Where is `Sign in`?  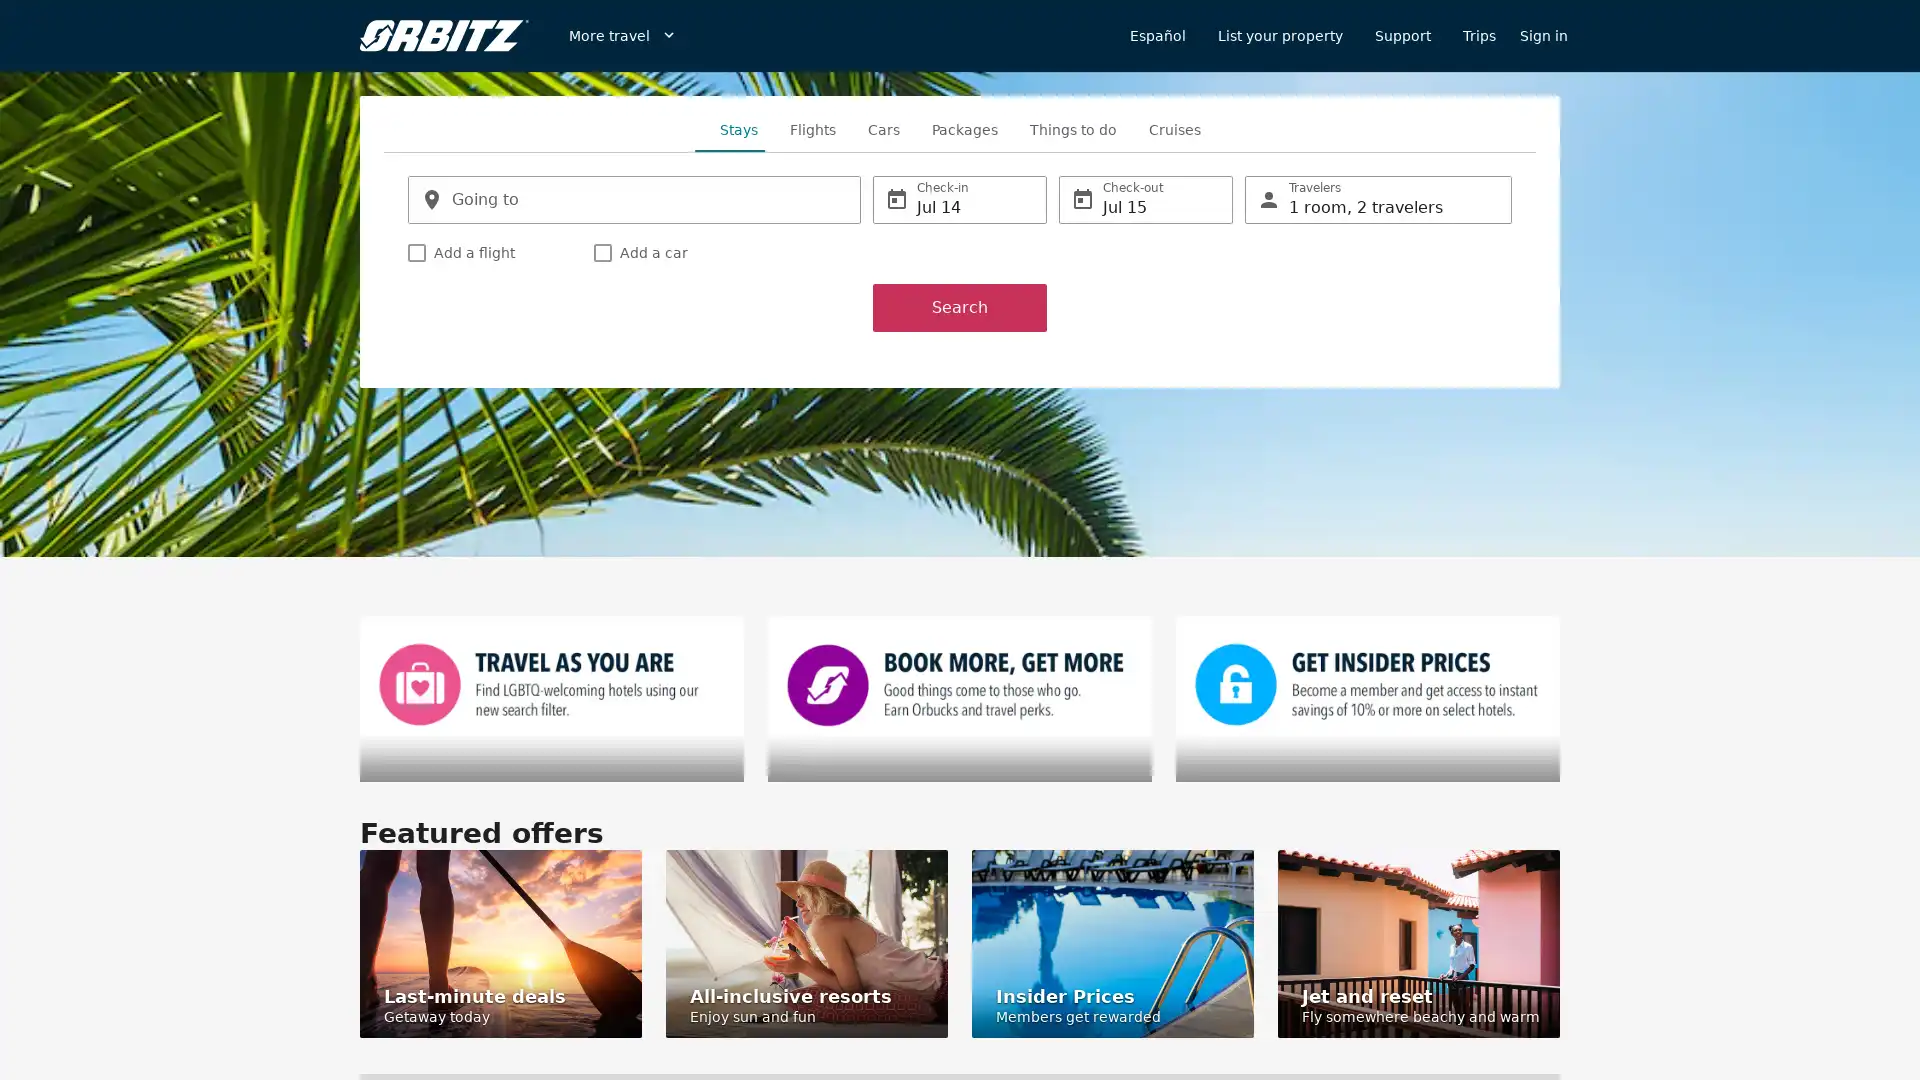 Sign in is located at coordinates (1543, 35).